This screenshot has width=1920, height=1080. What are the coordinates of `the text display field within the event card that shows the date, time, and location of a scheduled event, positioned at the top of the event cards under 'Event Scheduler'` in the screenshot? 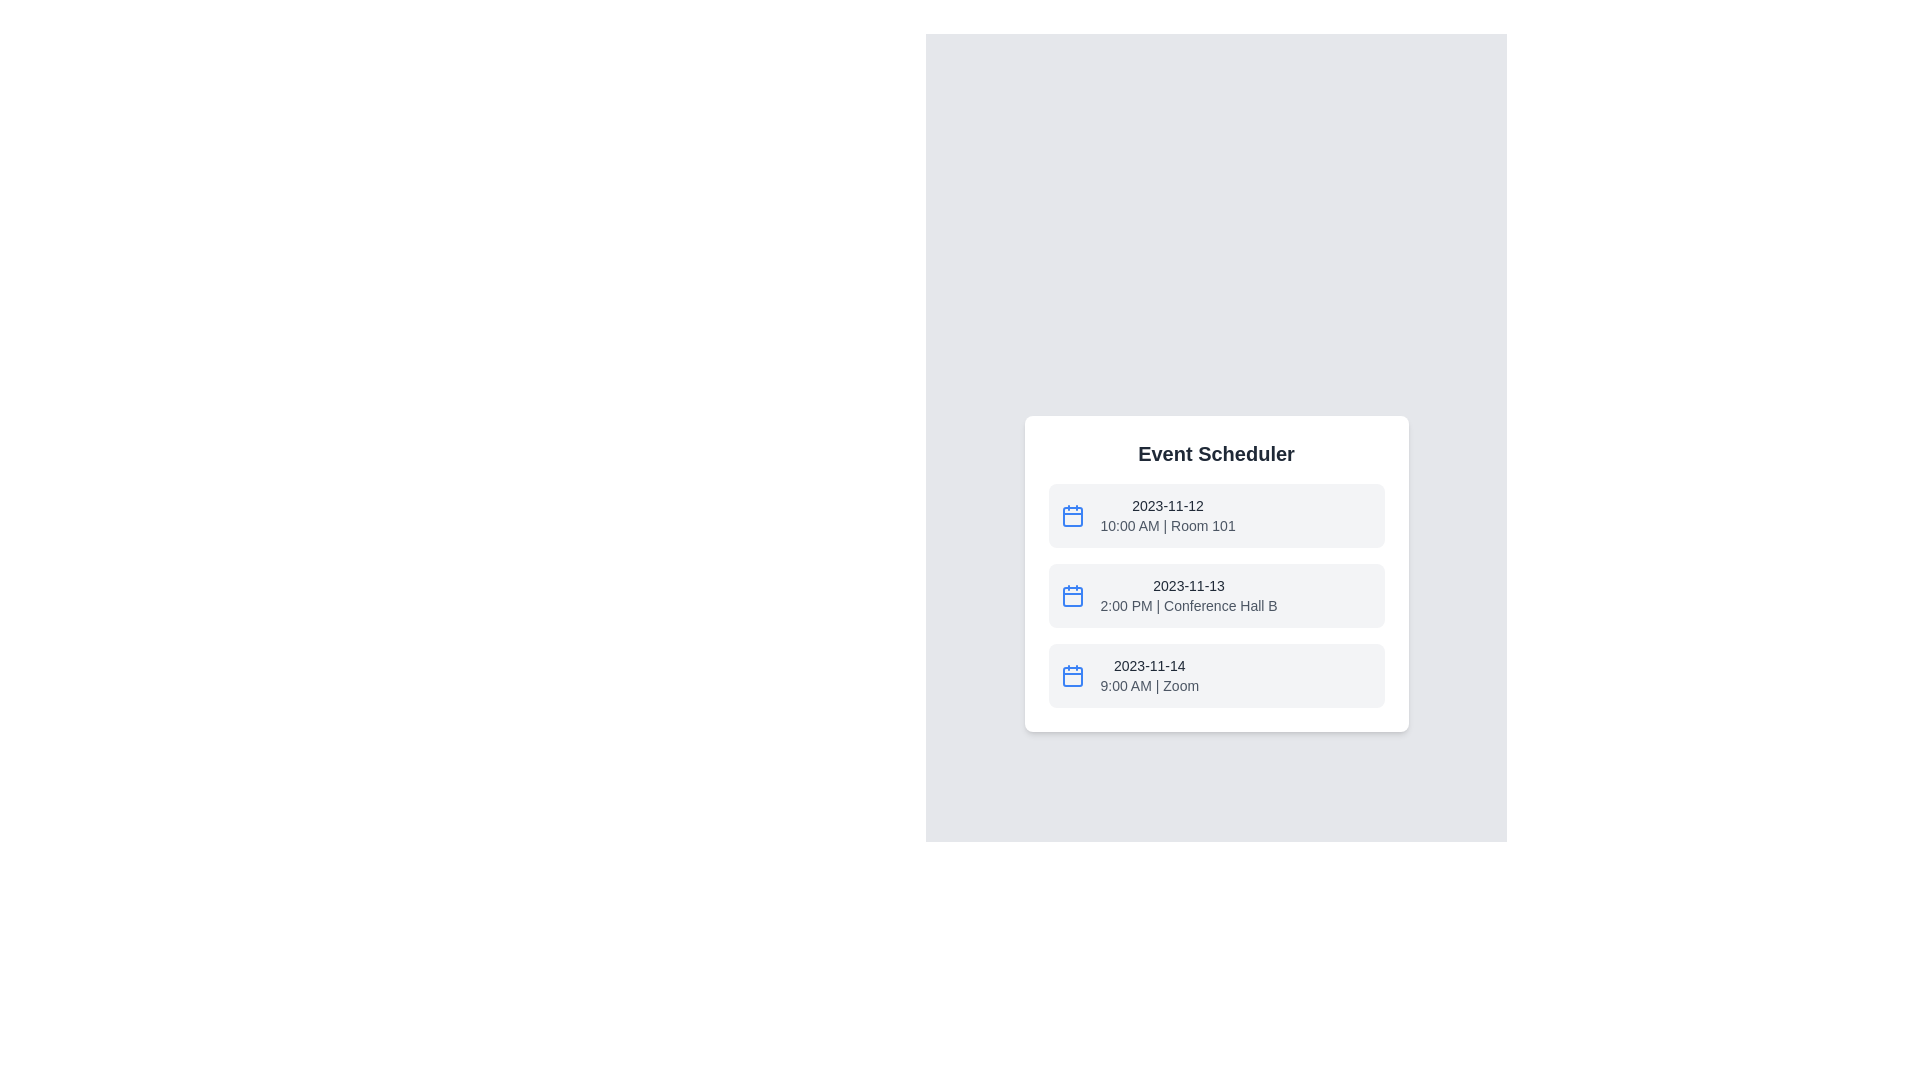 It's located at (1168, 515).